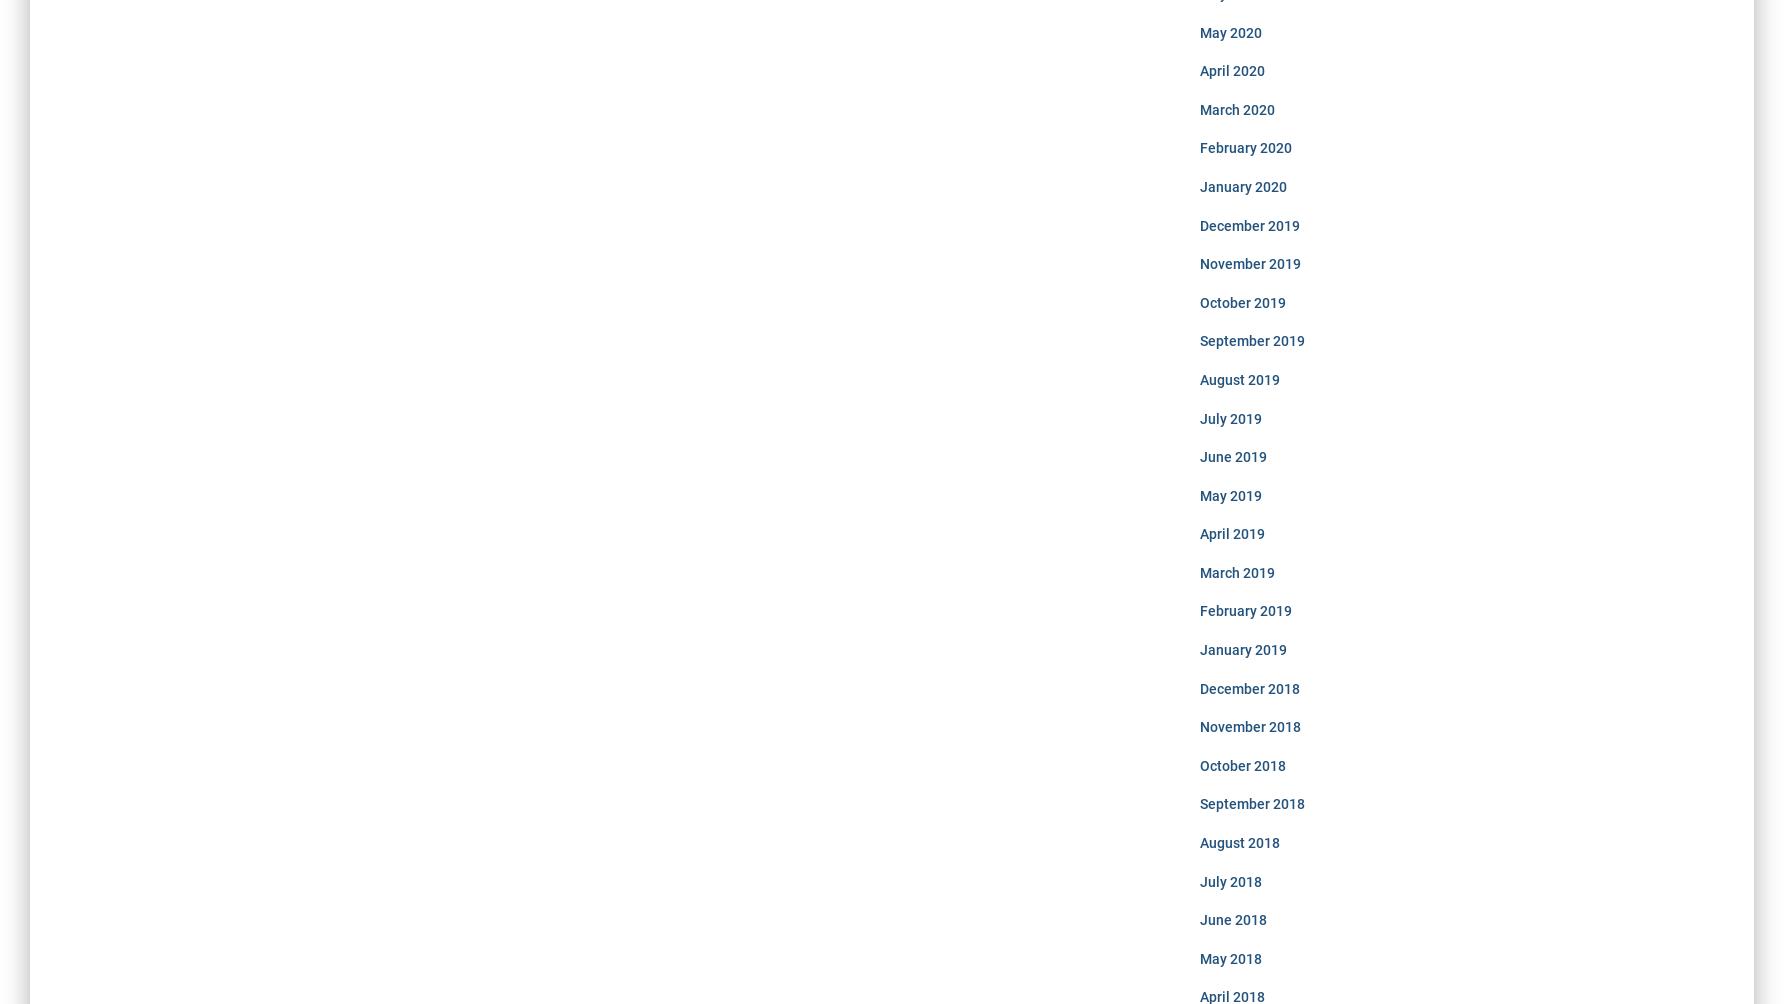 The image size is (1784, 1004). What do you see at coordinates (1248, 263) in the screenshot?
I see `'November 2019'` at bounding box center [1248, 263].